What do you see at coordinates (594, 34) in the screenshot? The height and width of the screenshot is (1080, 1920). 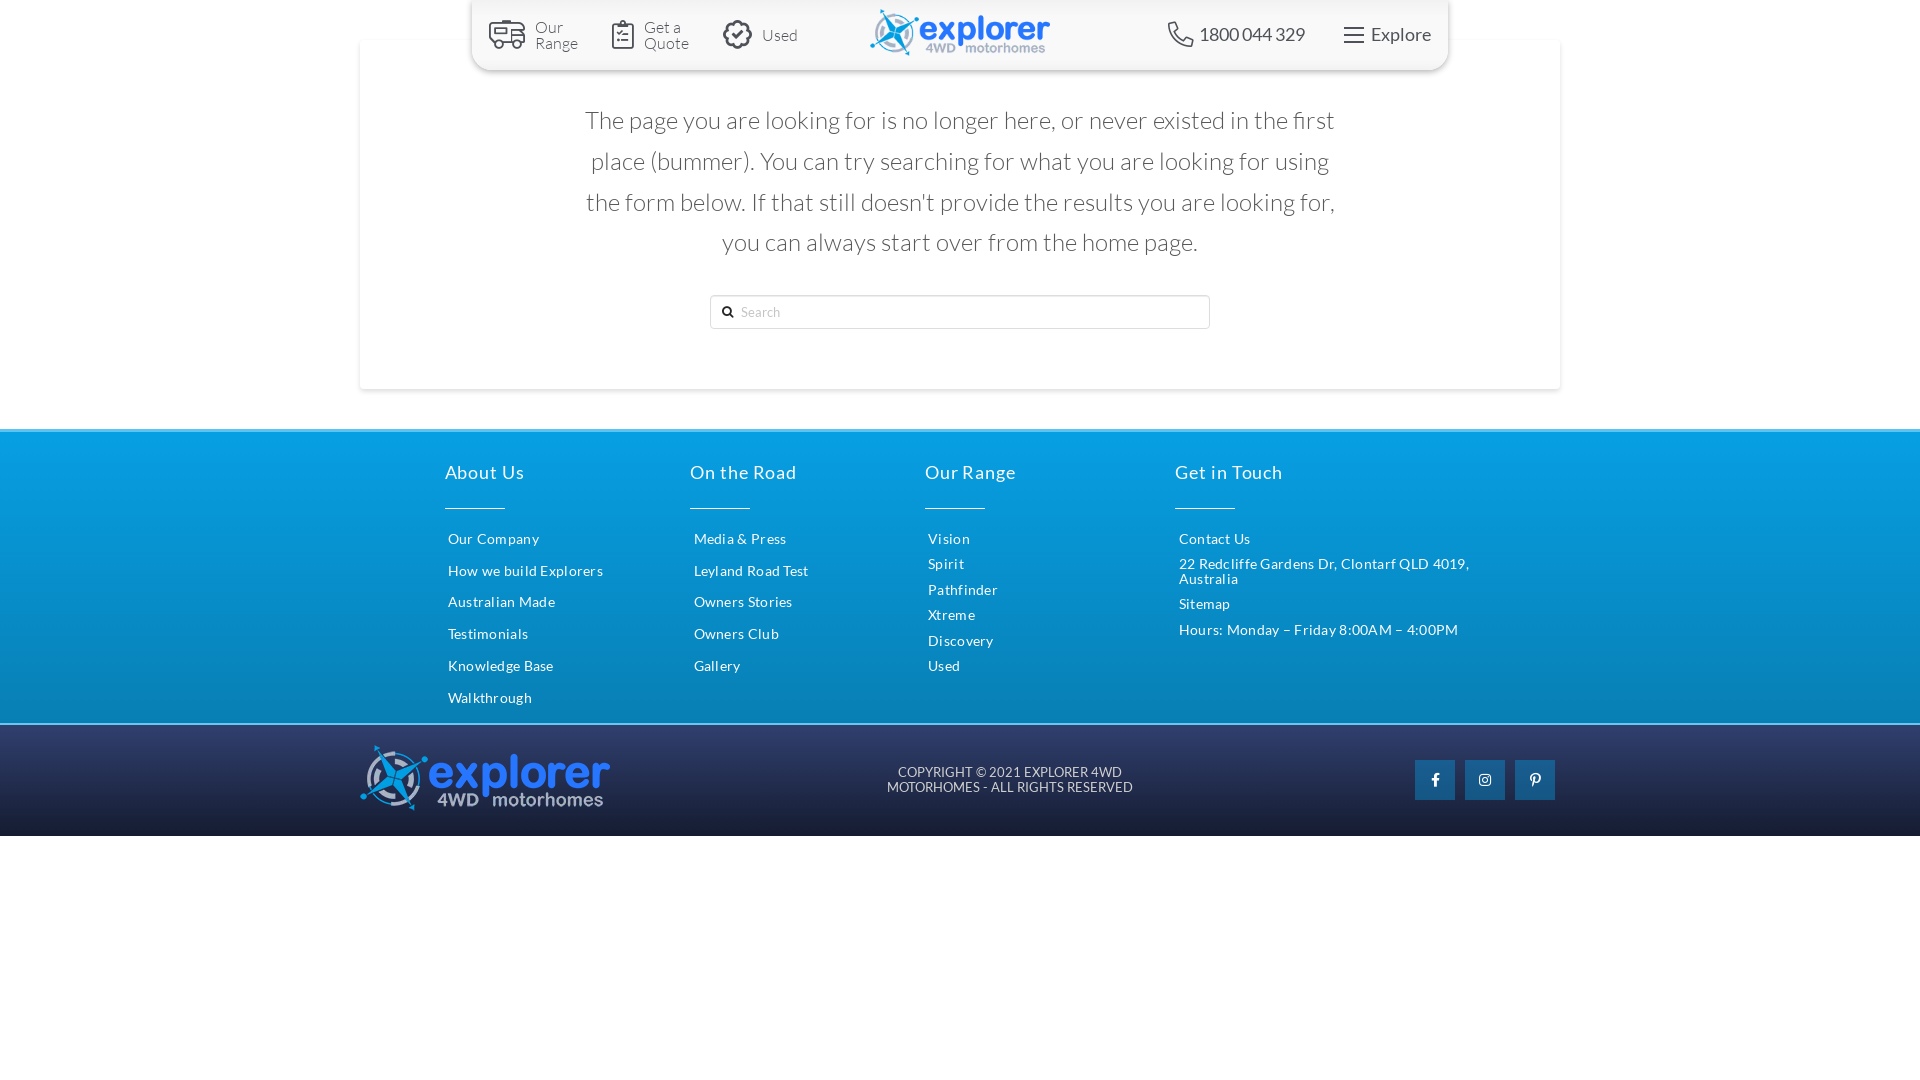 I see `'Get a` at bounding box center [594, 34].